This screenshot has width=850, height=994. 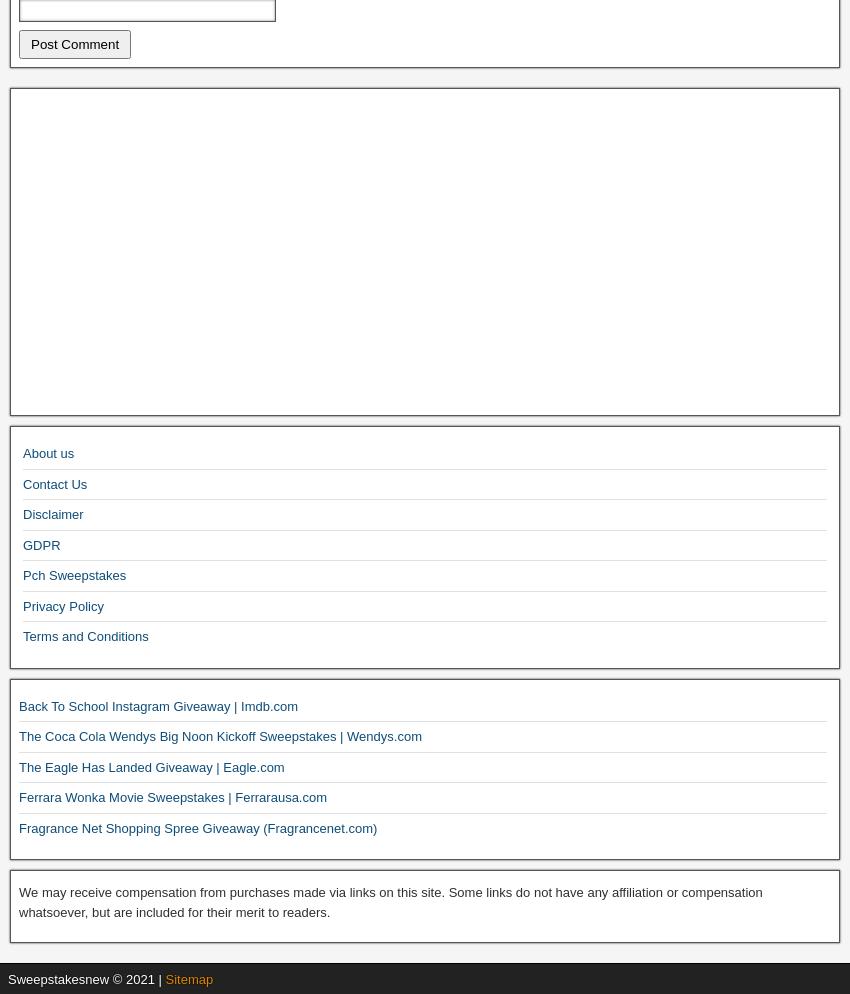 I want to click on 'Ferrara Wonka Movie Sweepstakes | Ferrarausa.com', so click(x=18, y=797).